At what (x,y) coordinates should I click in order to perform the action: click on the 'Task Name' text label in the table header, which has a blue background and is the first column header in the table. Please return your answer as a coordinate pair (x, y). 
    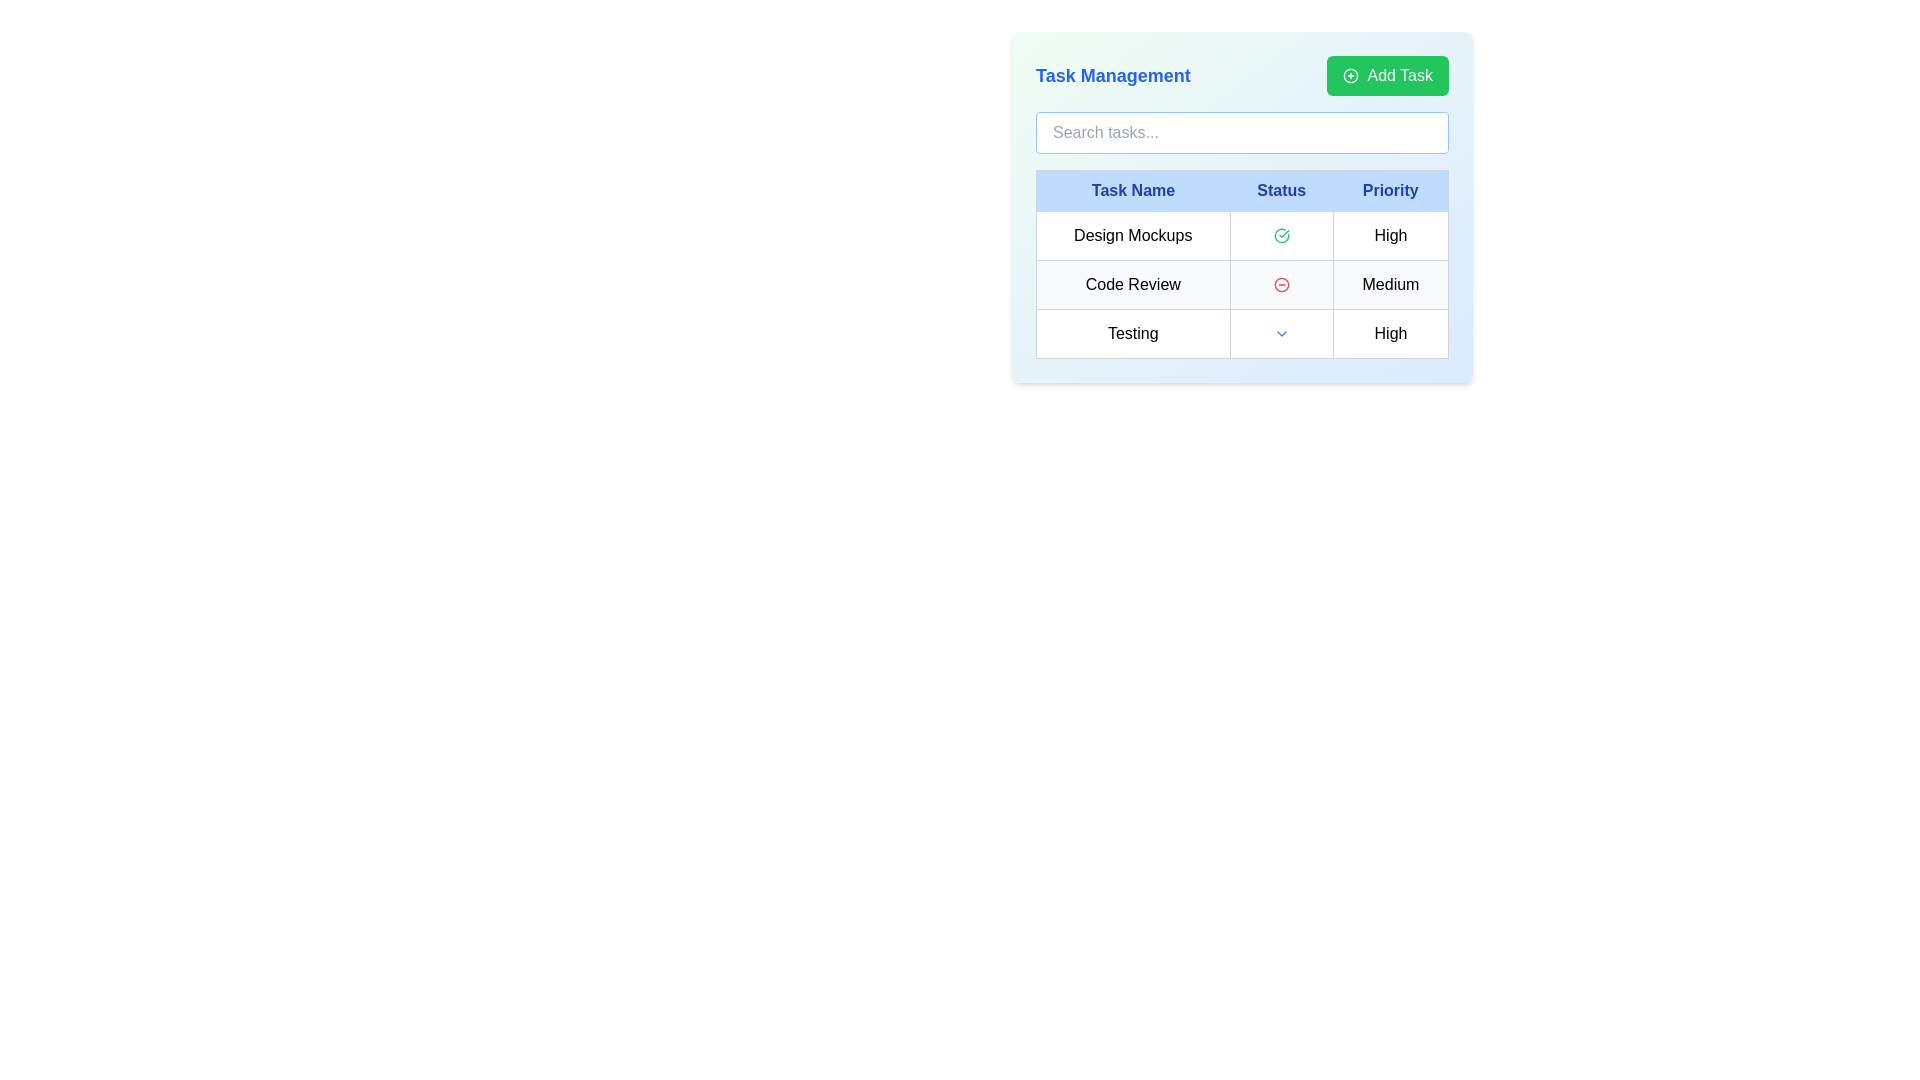
    Looking at the image, I should click on (1133, 191).